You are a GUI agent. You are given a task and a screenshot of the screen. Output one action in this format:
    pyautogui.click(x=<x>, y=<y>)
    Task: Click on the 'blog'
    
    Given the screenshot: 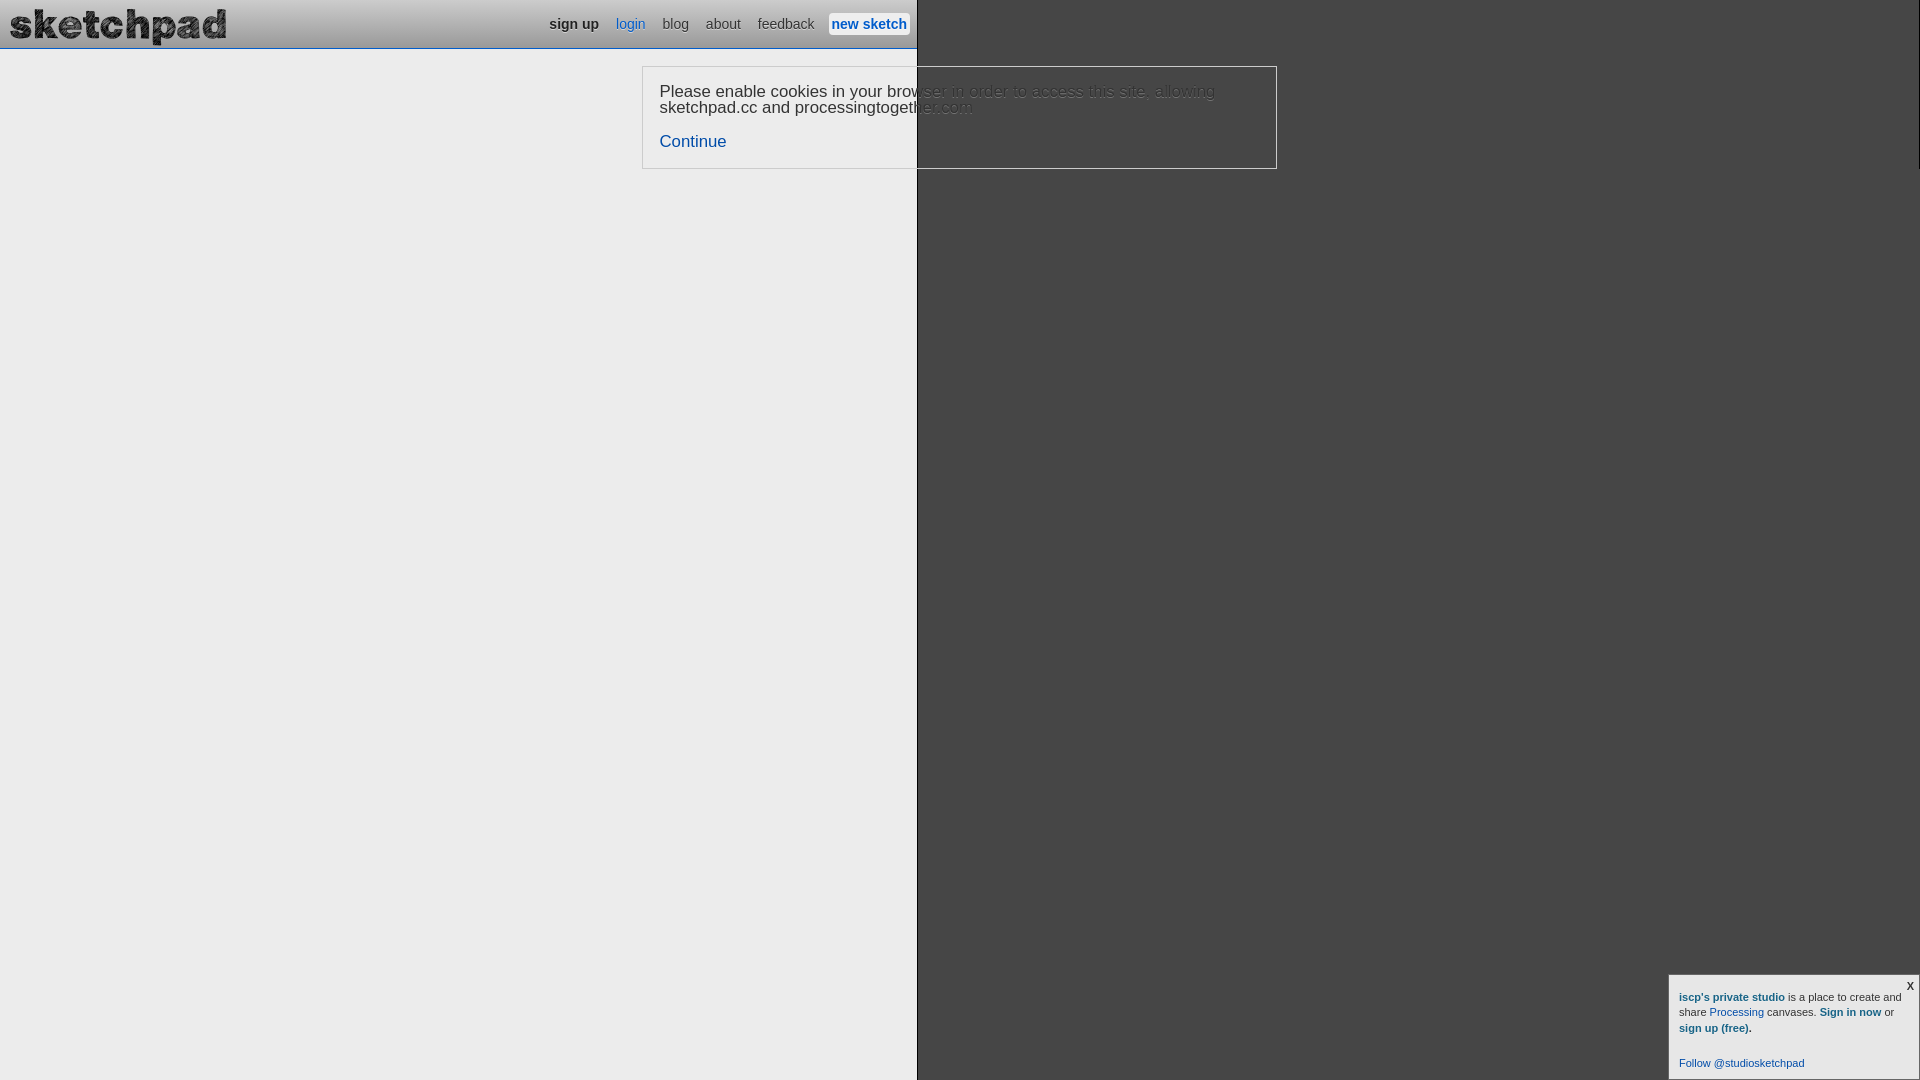 What is the action you would take?
    pyautogui.click(x=676, y=23)
    